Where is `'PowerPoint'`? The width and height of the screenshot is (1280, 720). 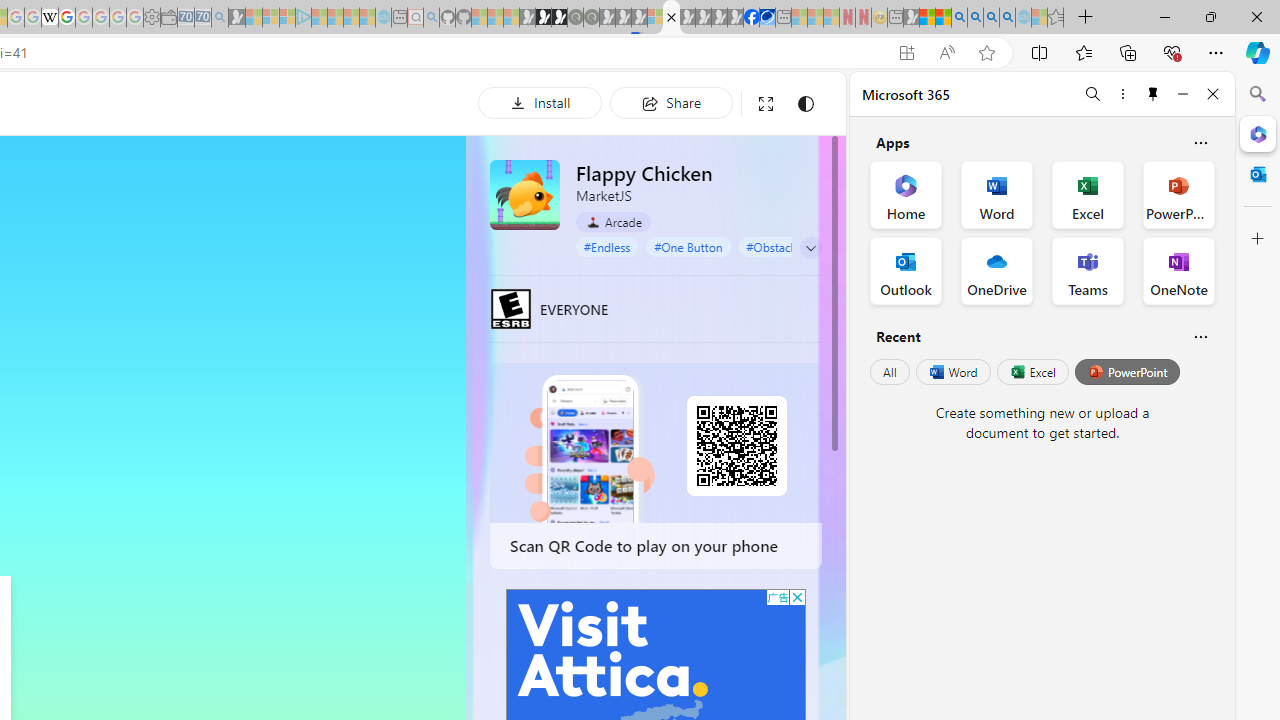 'PowerPoint' is located at coordinates (1127, 372).